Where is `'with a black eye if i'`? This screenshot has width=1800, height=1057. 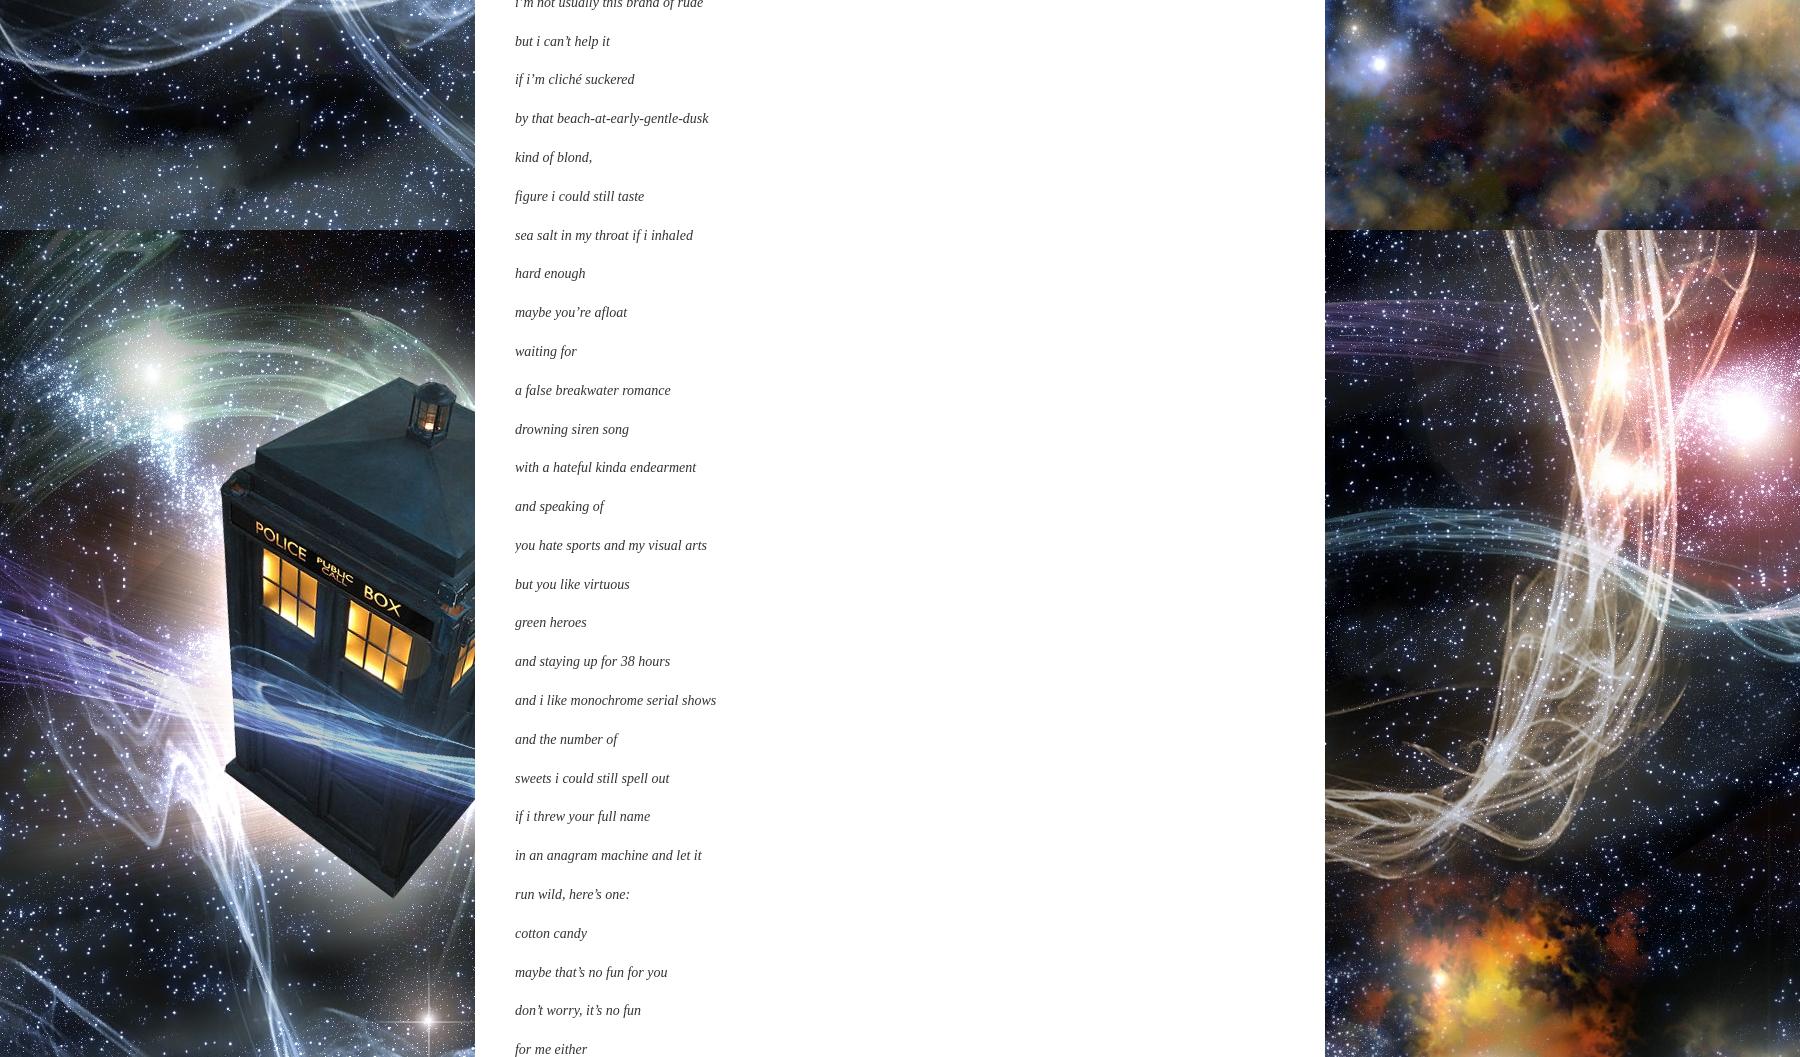 'with a black eye if i' is located at coordinates (568, 733).